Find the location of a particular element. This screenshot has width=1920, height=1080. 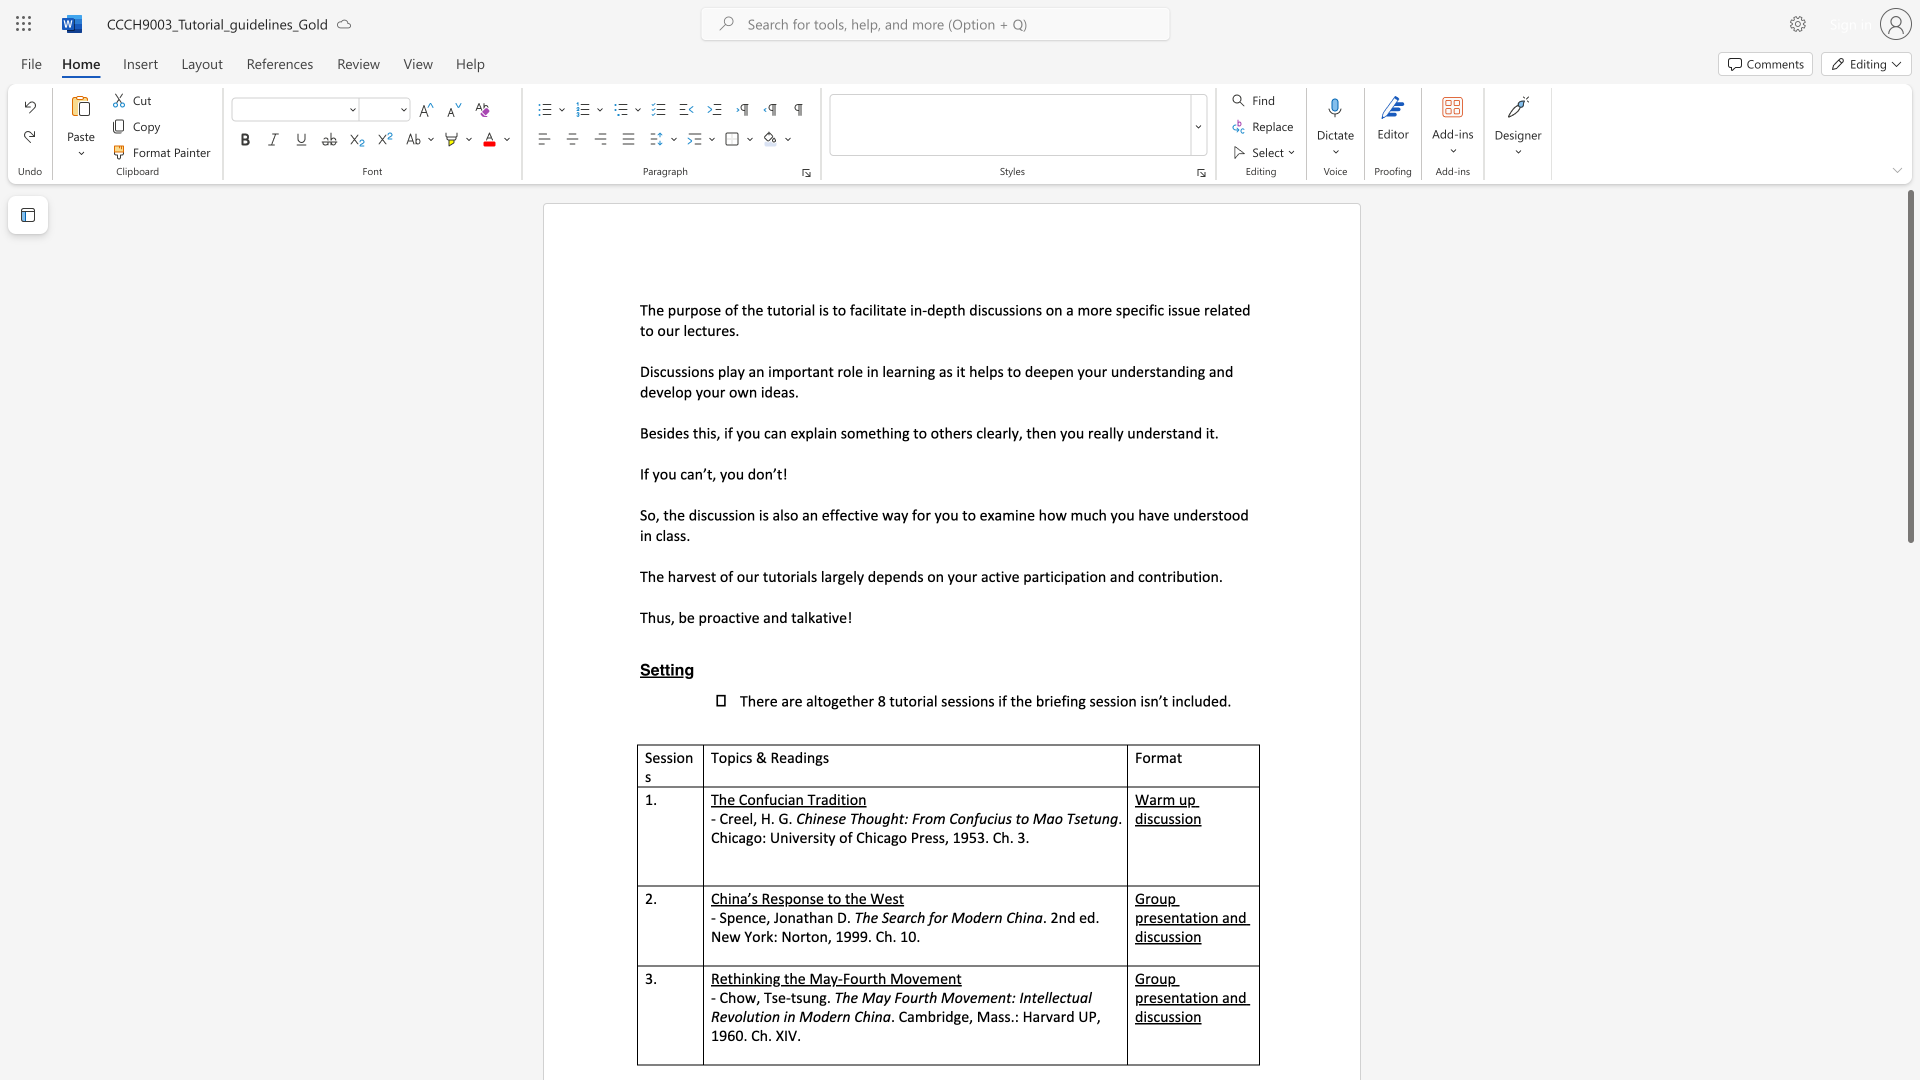

the scrollbar to scroll the page down is located at coordinates (1909, 968).